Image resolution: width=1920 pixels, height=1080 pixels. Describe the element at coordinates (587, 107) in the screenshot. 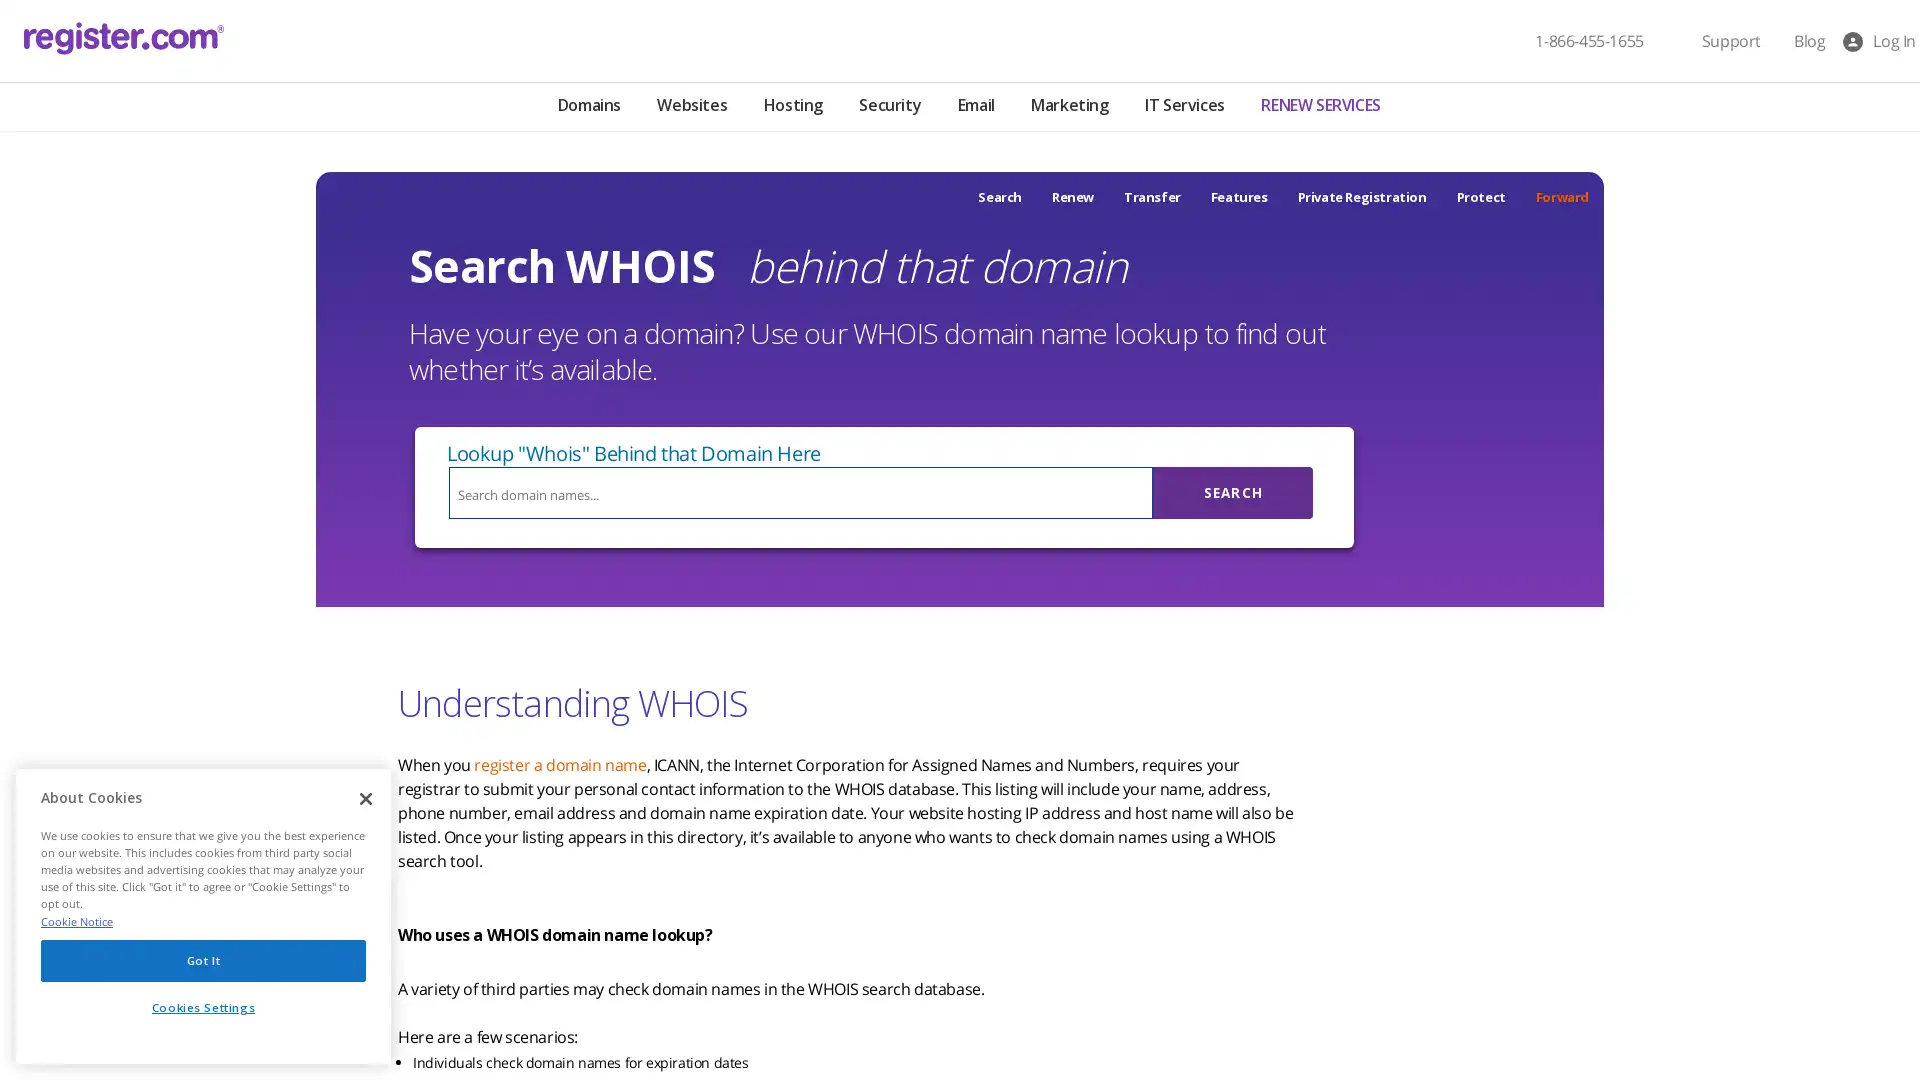

I see `Domains` at that location.